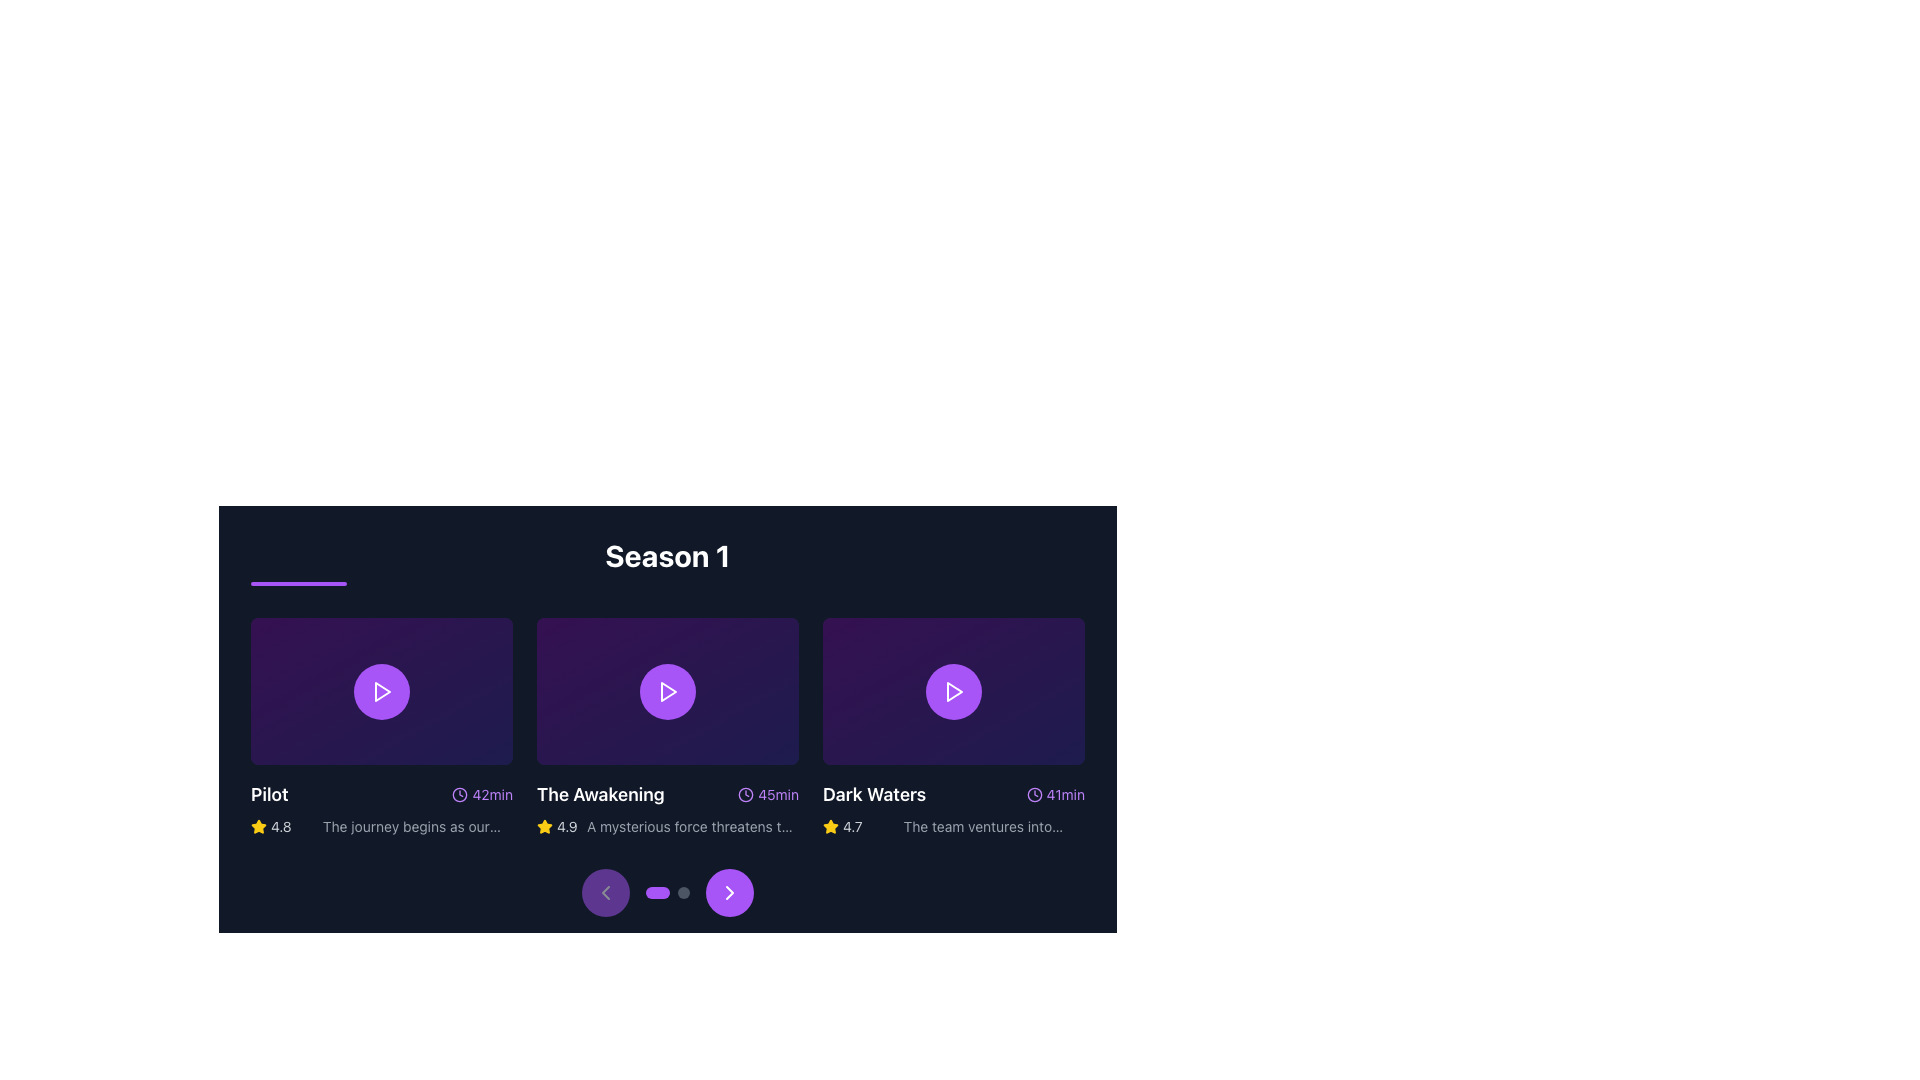 The width and height of the screenshot is (1920, 1080). Describe the element at coordinates (270, 827) in the screenshot. I see `rating value displayed in the bottom-left region of the episode card titled 'Pilot', which includes an icon and text` at that location.